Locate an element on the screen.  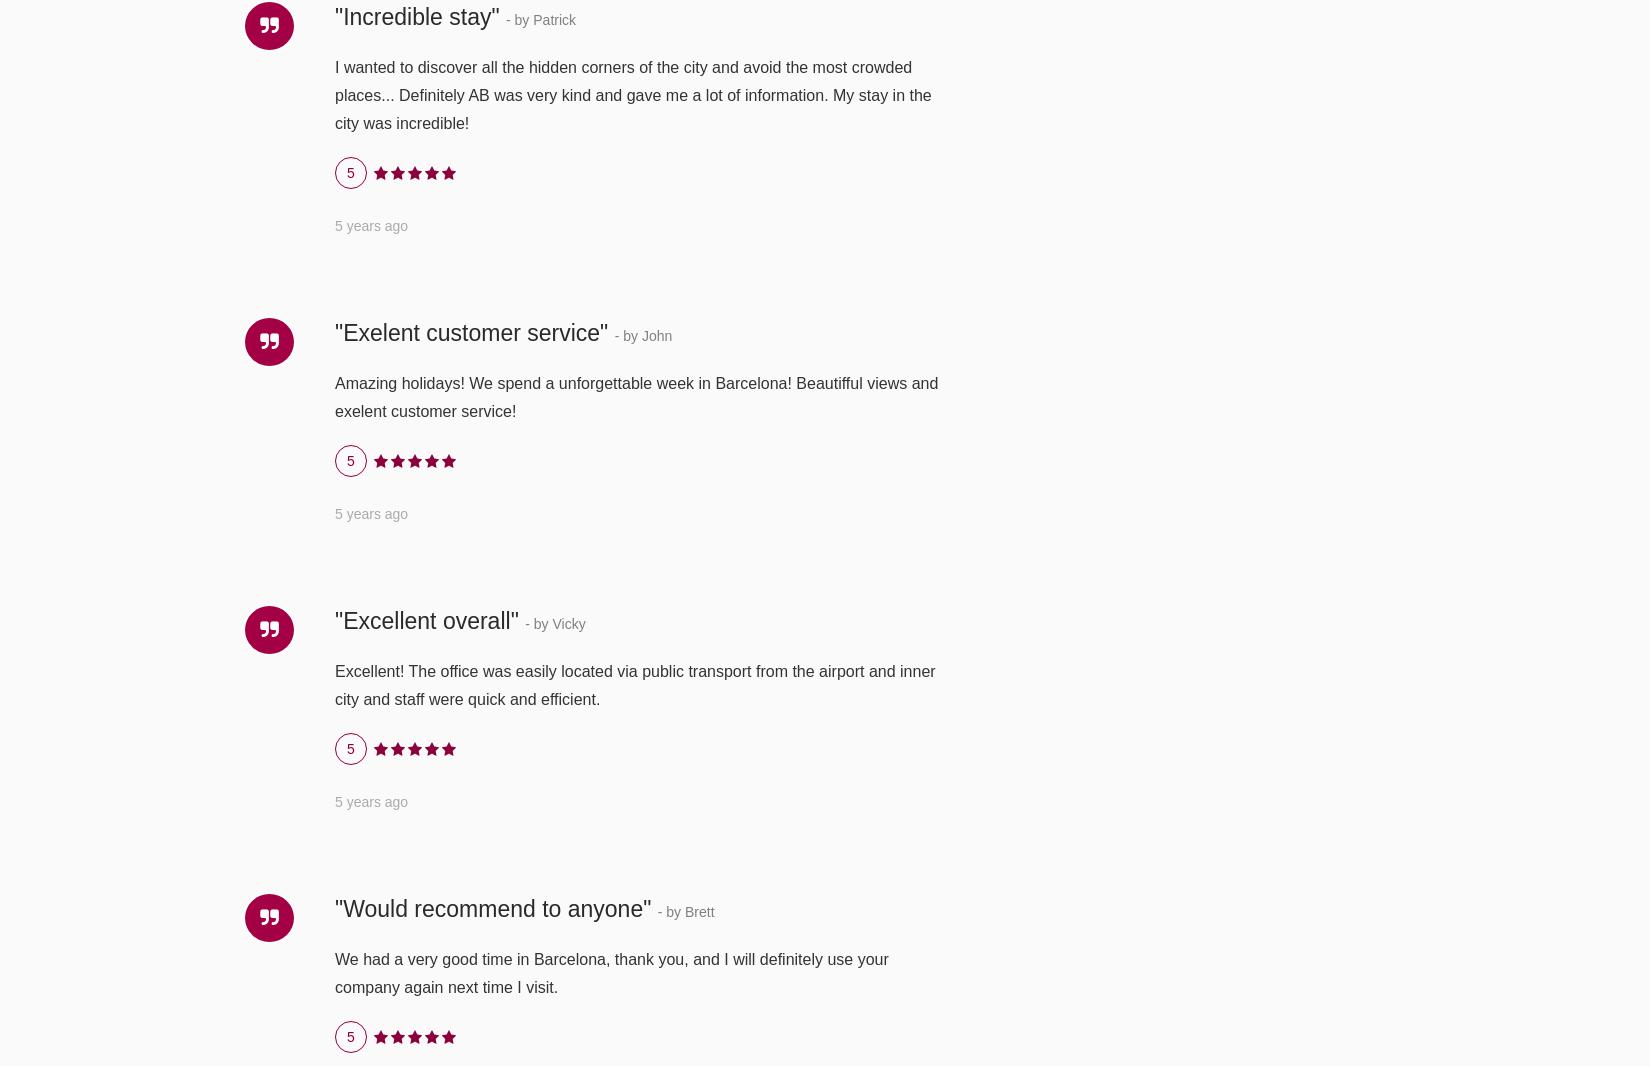
'- by Vicky' is located at coordinates (554, 621).